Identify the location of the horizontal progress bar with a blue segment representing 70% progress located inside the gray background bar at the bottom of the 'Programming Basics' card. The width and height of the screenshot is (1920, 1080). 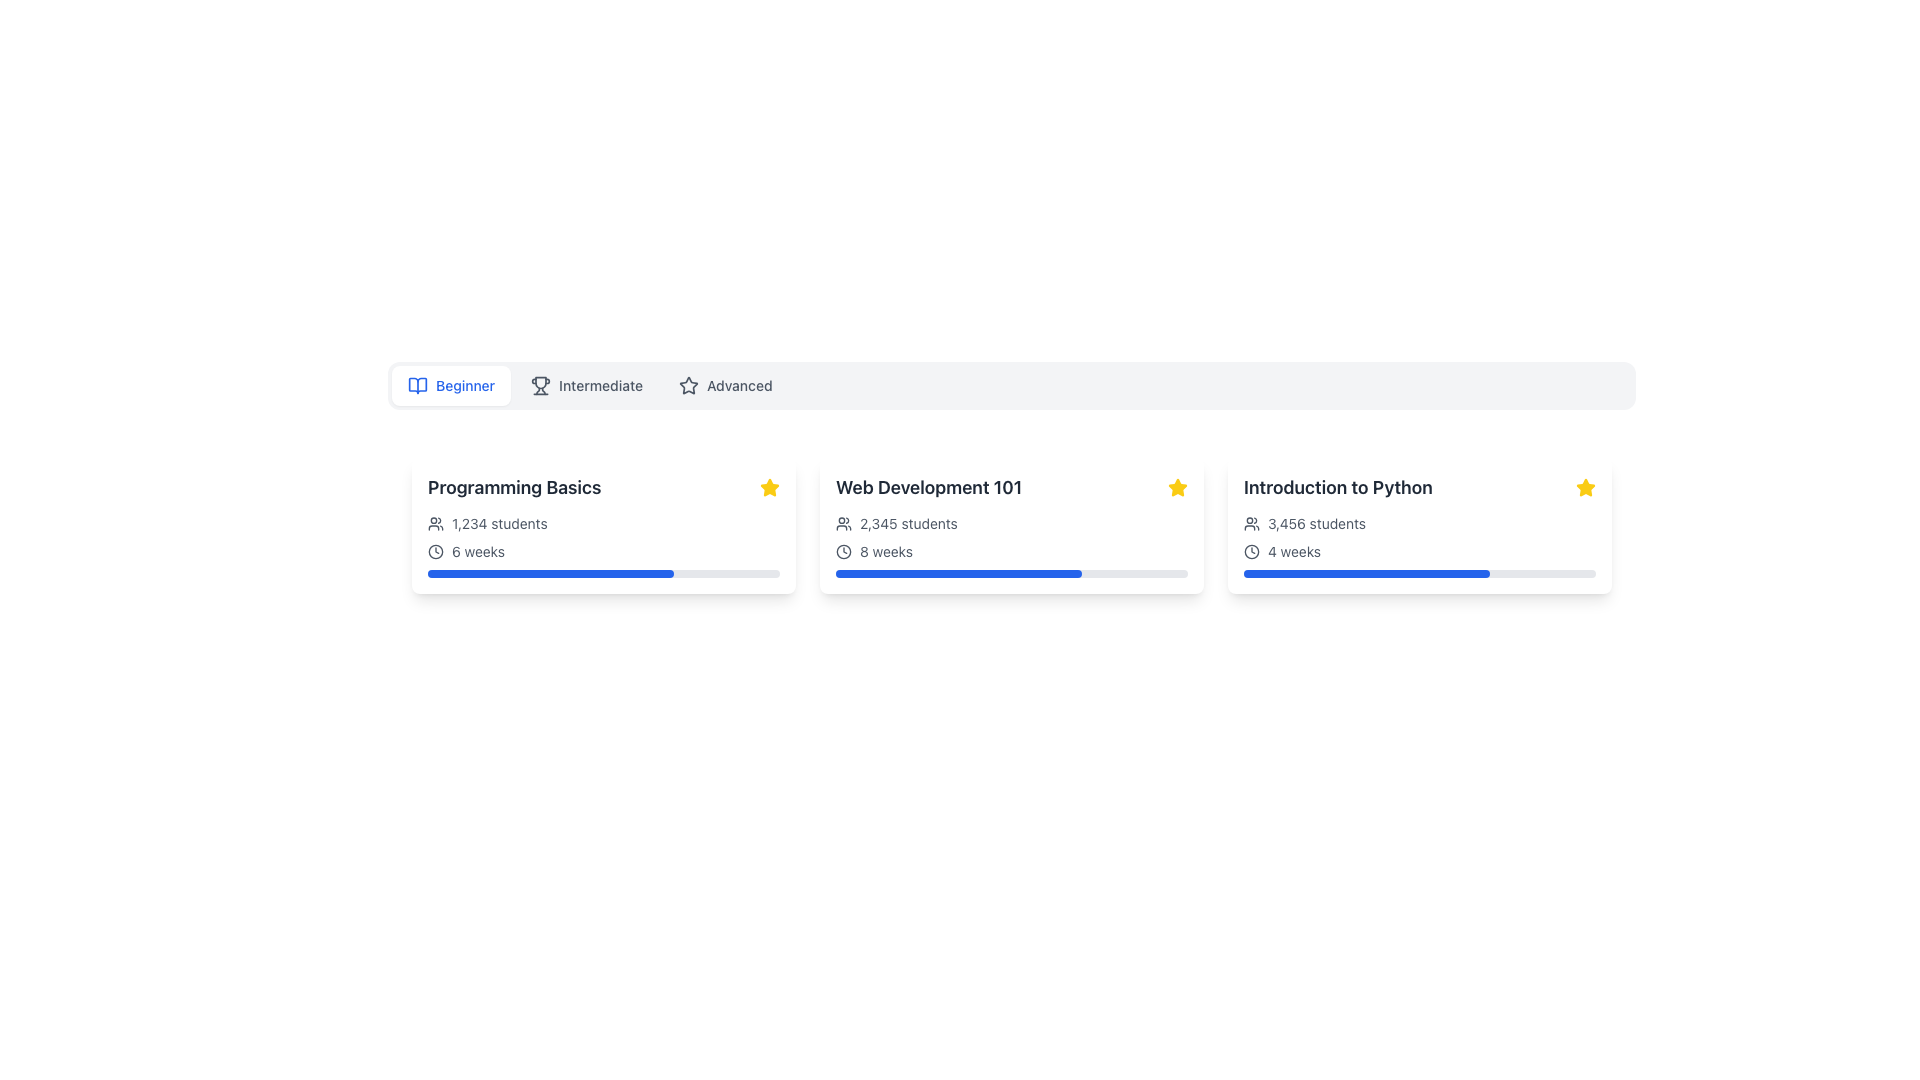
(551, 574).